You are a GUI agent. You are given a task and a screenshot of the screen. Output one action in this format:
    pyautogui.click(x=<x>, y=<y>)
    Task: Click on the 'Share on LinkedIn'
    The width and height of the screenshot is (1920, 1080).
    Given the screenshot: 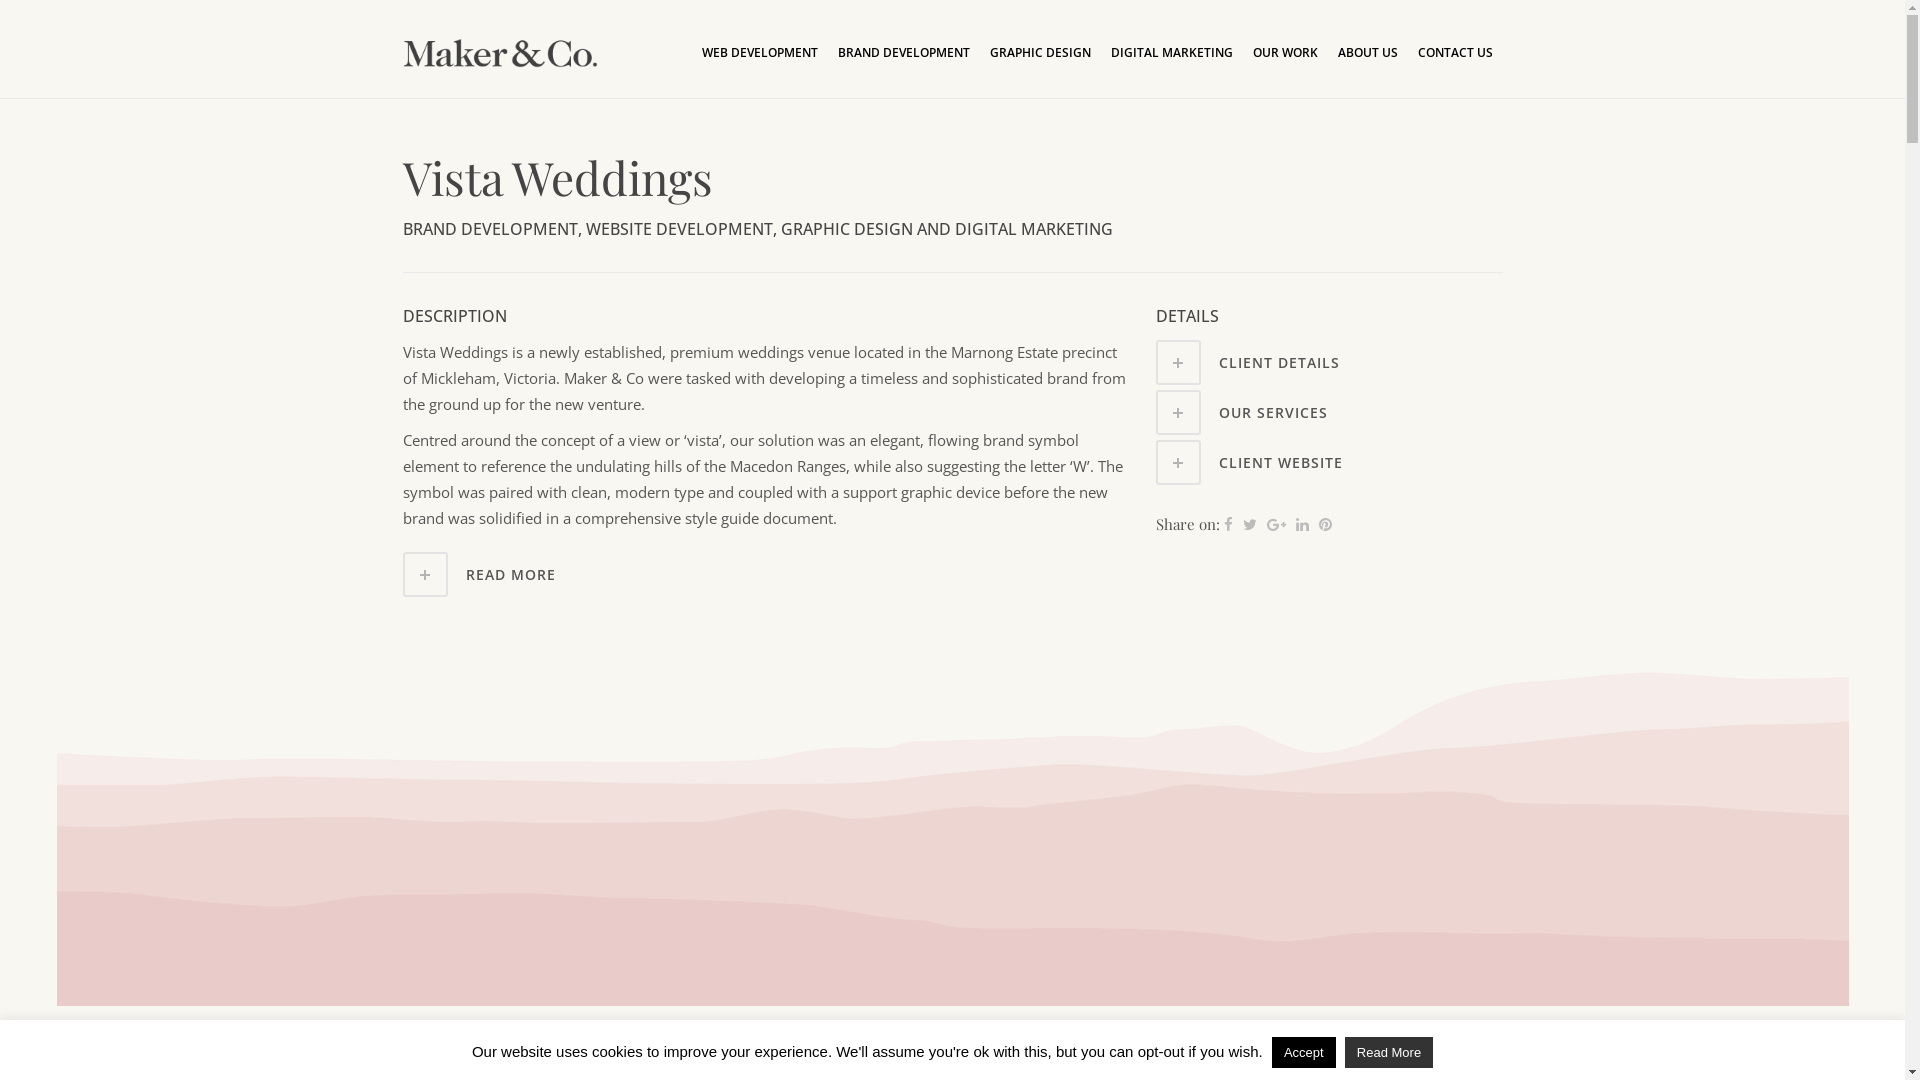 What is the action you would take?
    pyautogui.click(x=1302, y=523)
    